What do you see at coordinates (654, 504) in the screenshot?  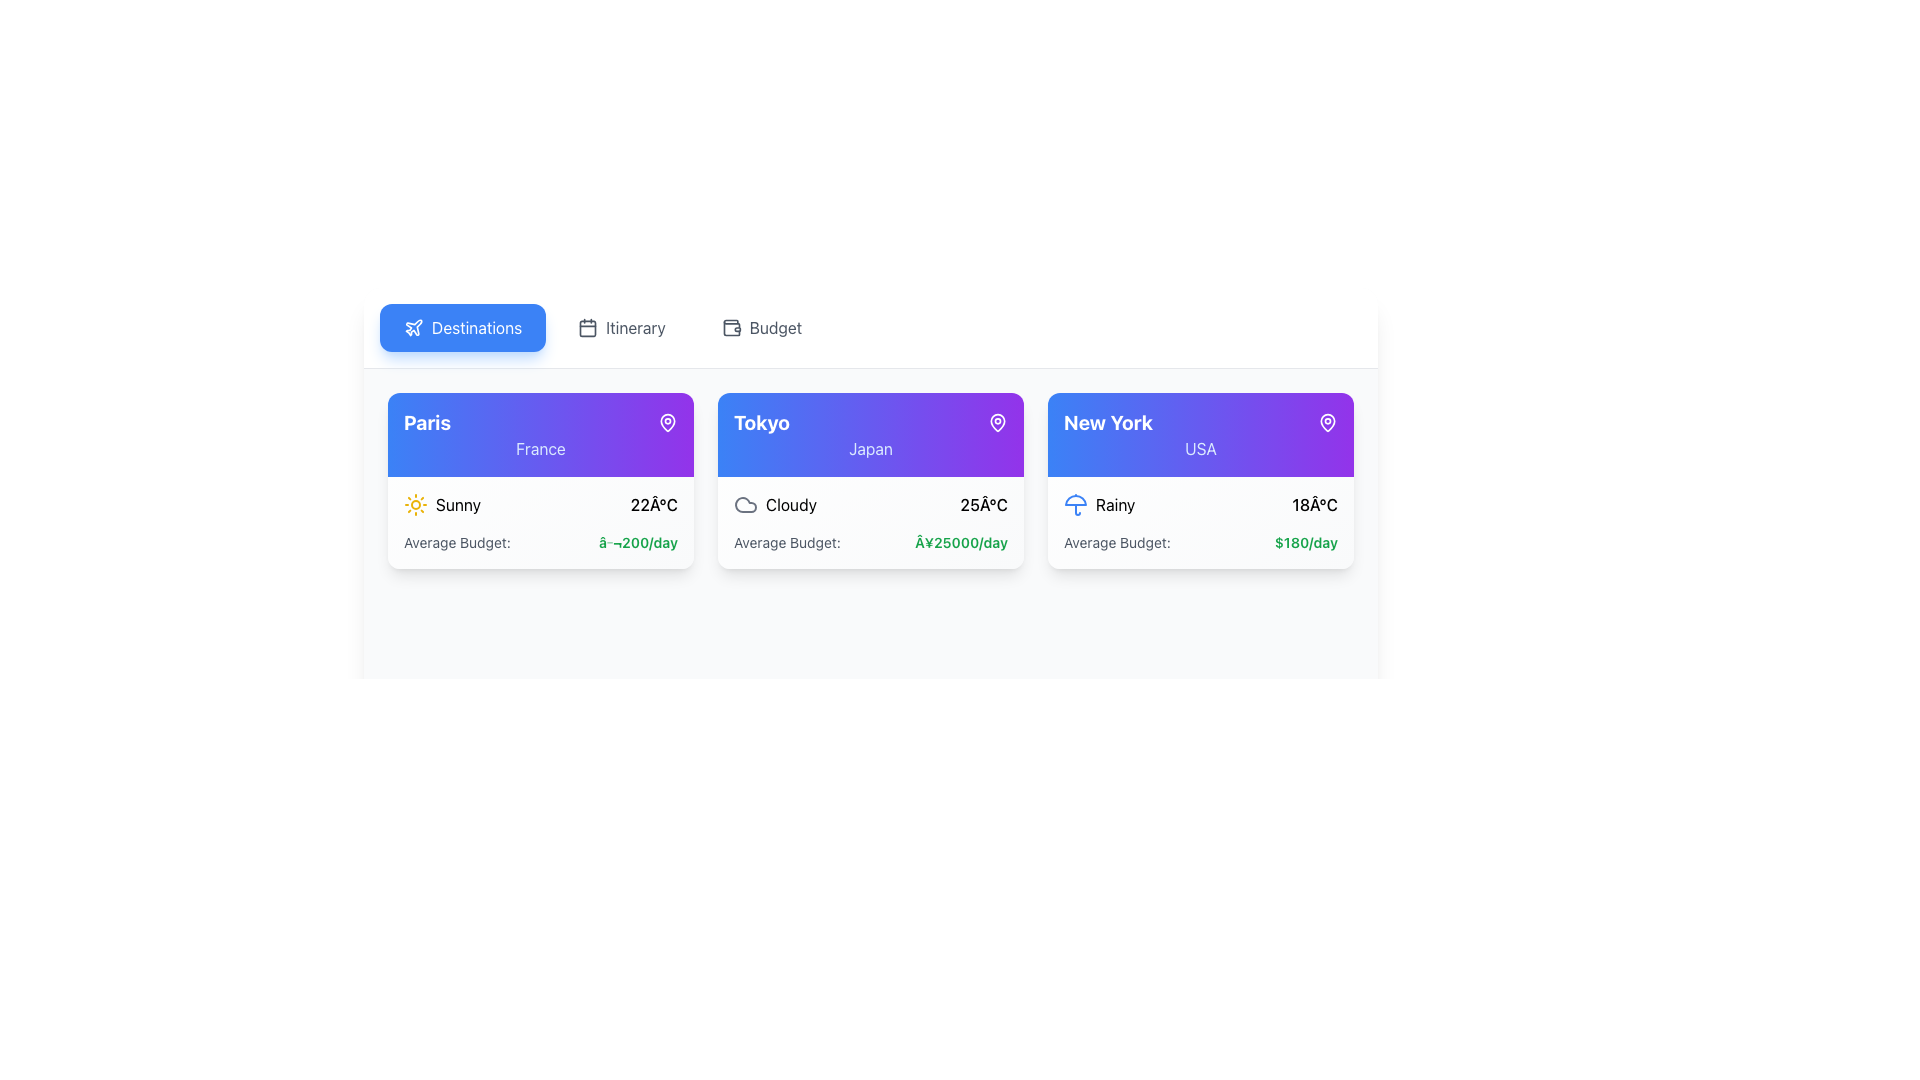 I see `the temperature display element for the weather forecast of 'Paris', located in the upper-right section of the card, following the text 'Sunny'` at bounding box center [654, 504].